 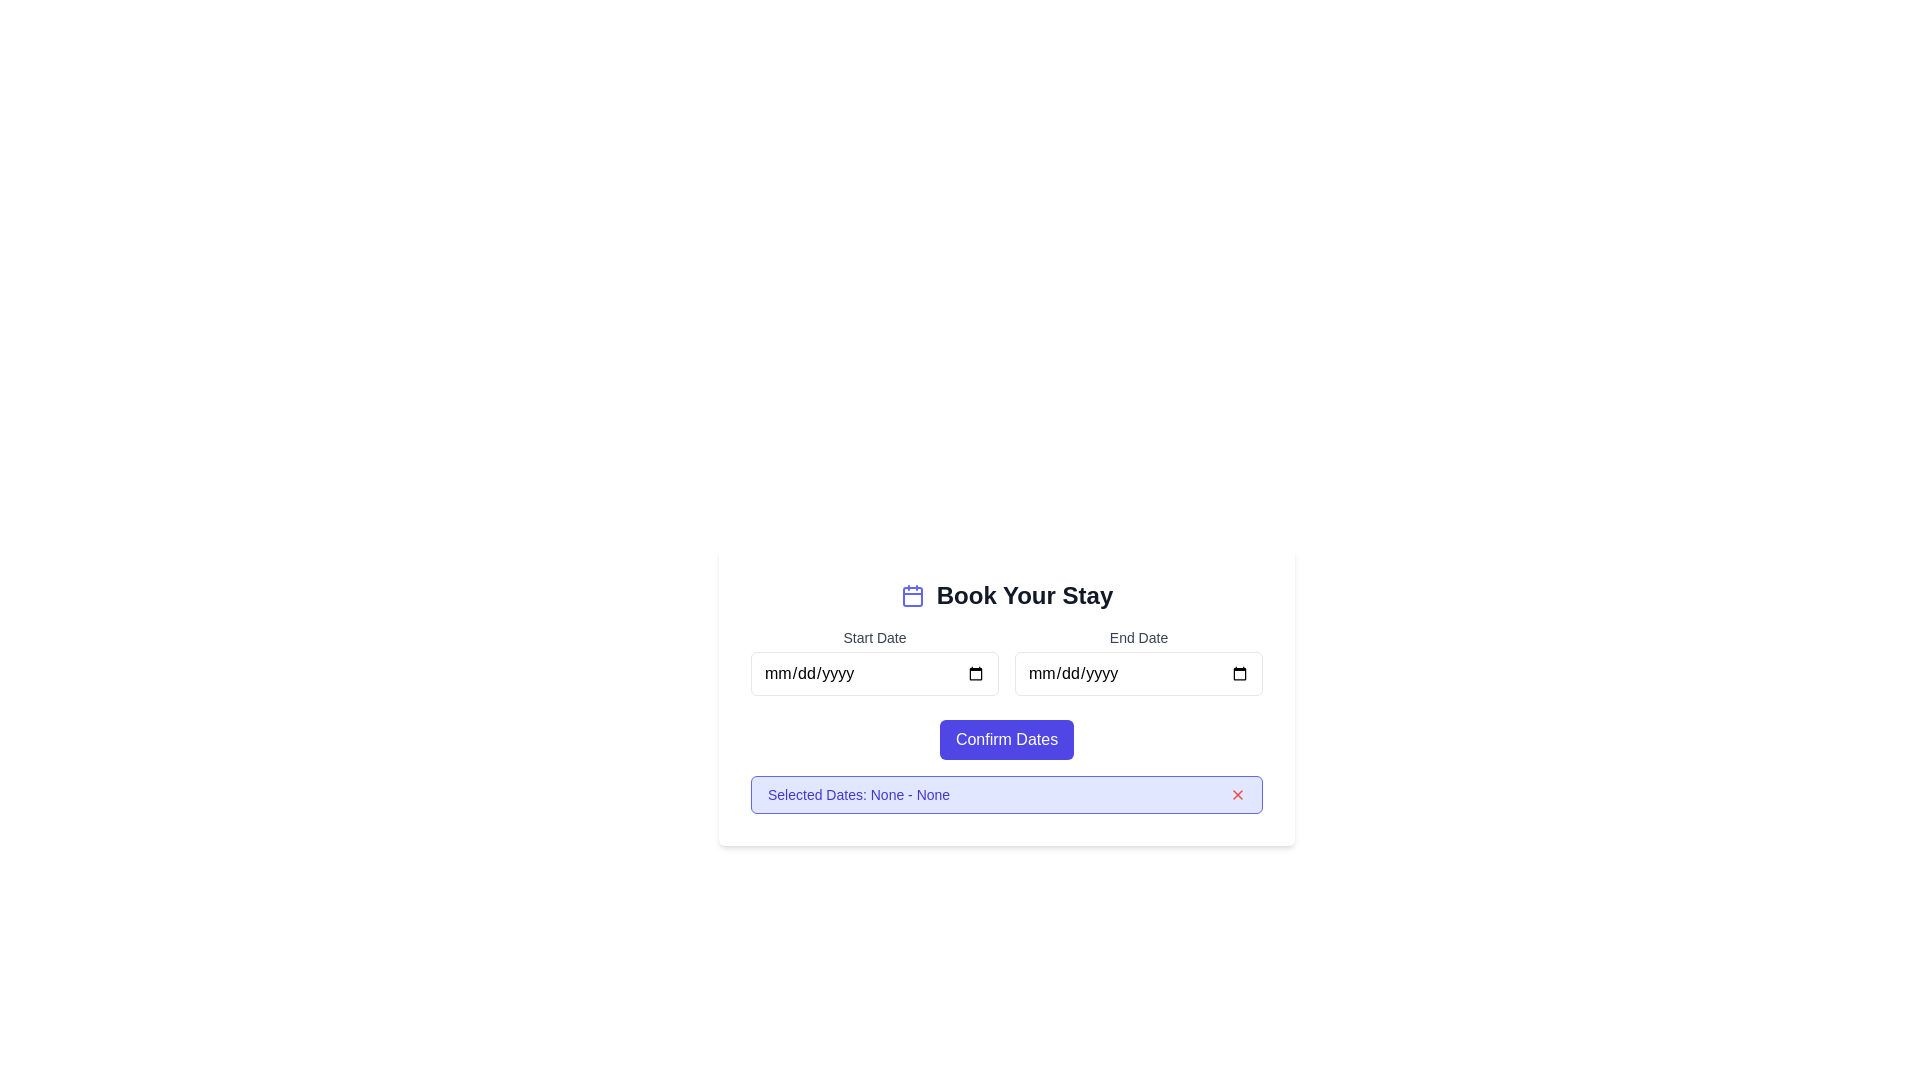 What do you see at coordinates (874, 674) in the screenshot?
I see `the 'Start Date' input field, which is the first date input styled with rounded corners and labeled 'Start Date'` at bounding box center [874, 674].